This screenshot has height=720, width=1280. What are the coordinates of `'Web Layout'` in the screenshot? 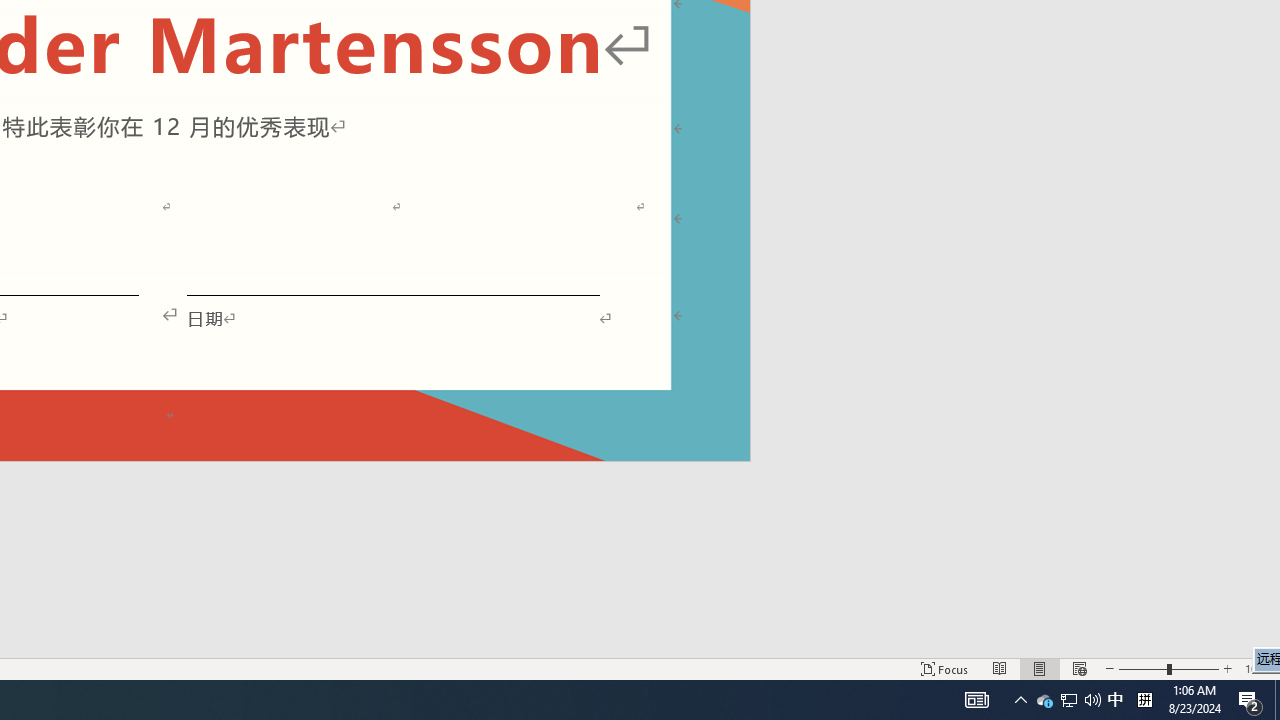 It's located at (1078, 669).